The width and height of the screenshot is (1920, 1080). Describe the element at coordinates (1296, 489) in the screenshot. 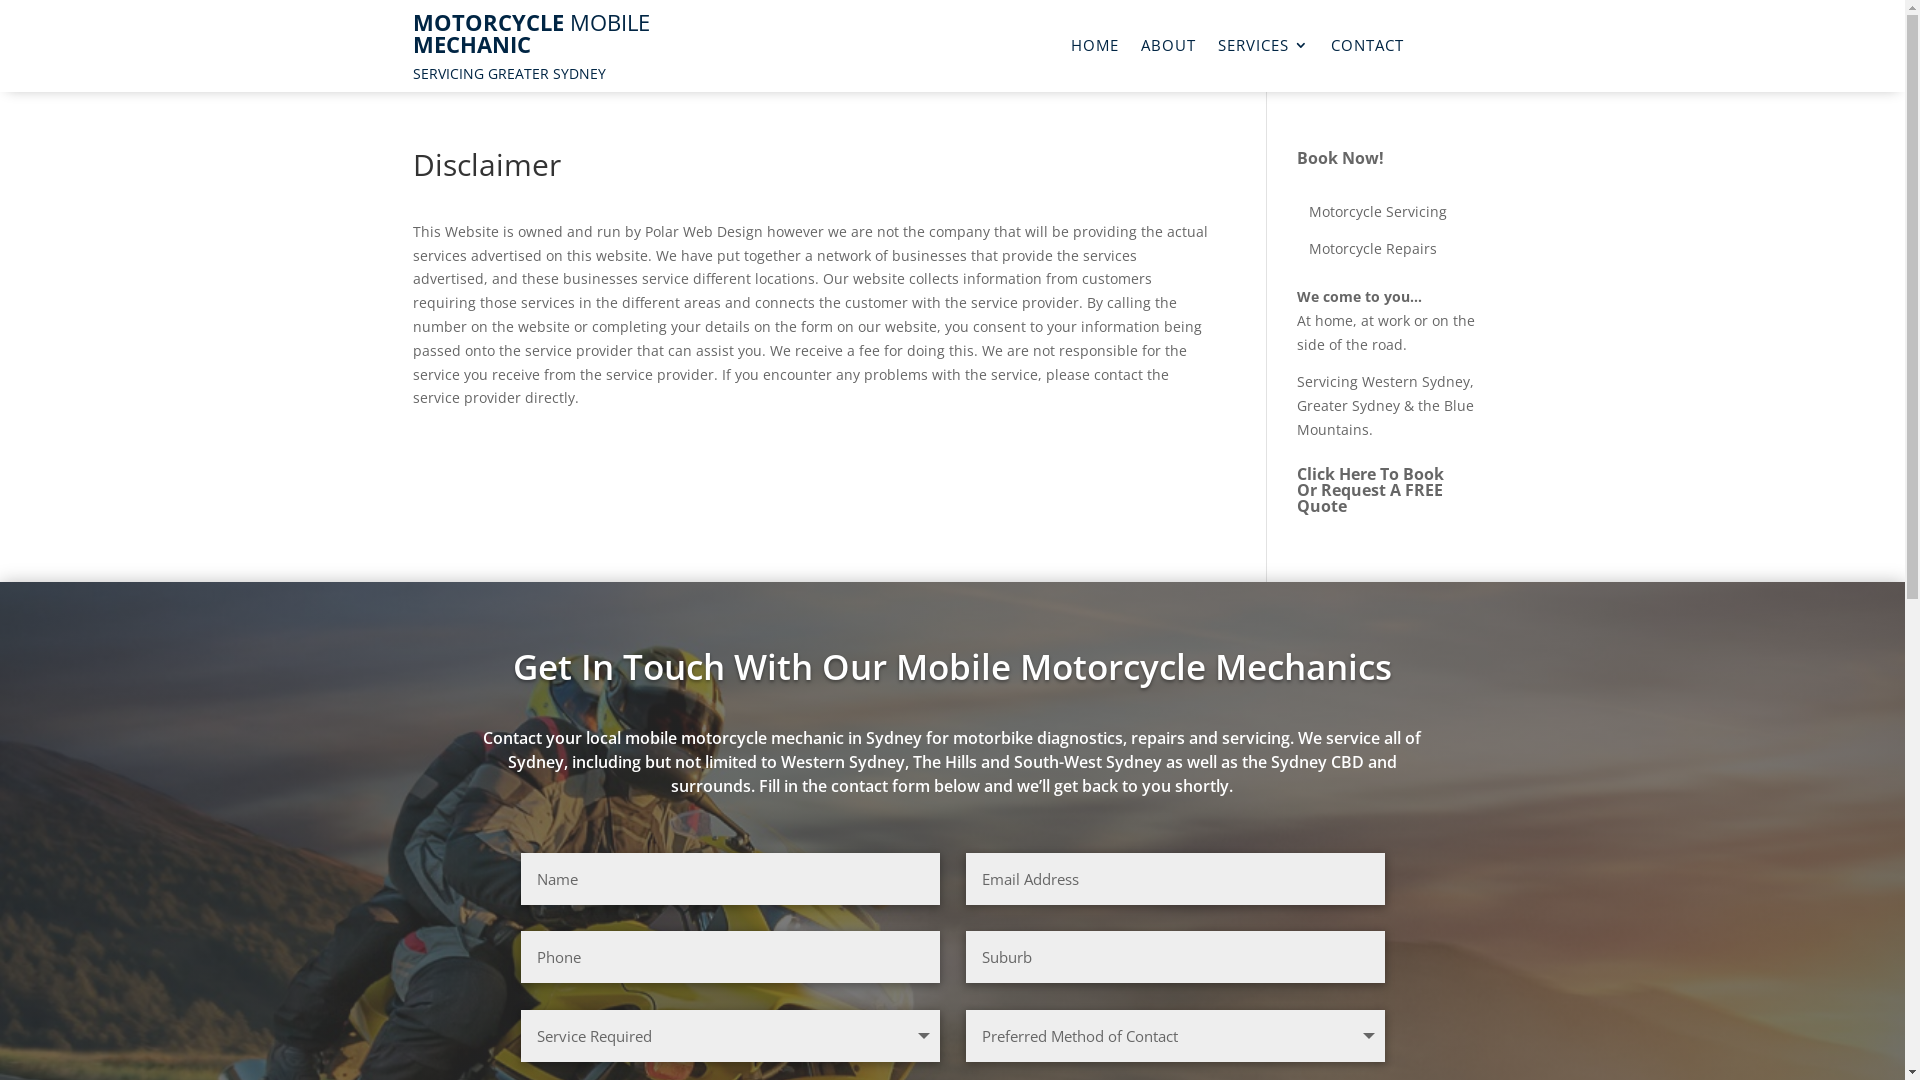

I see `'Click Here To Book` at that location.